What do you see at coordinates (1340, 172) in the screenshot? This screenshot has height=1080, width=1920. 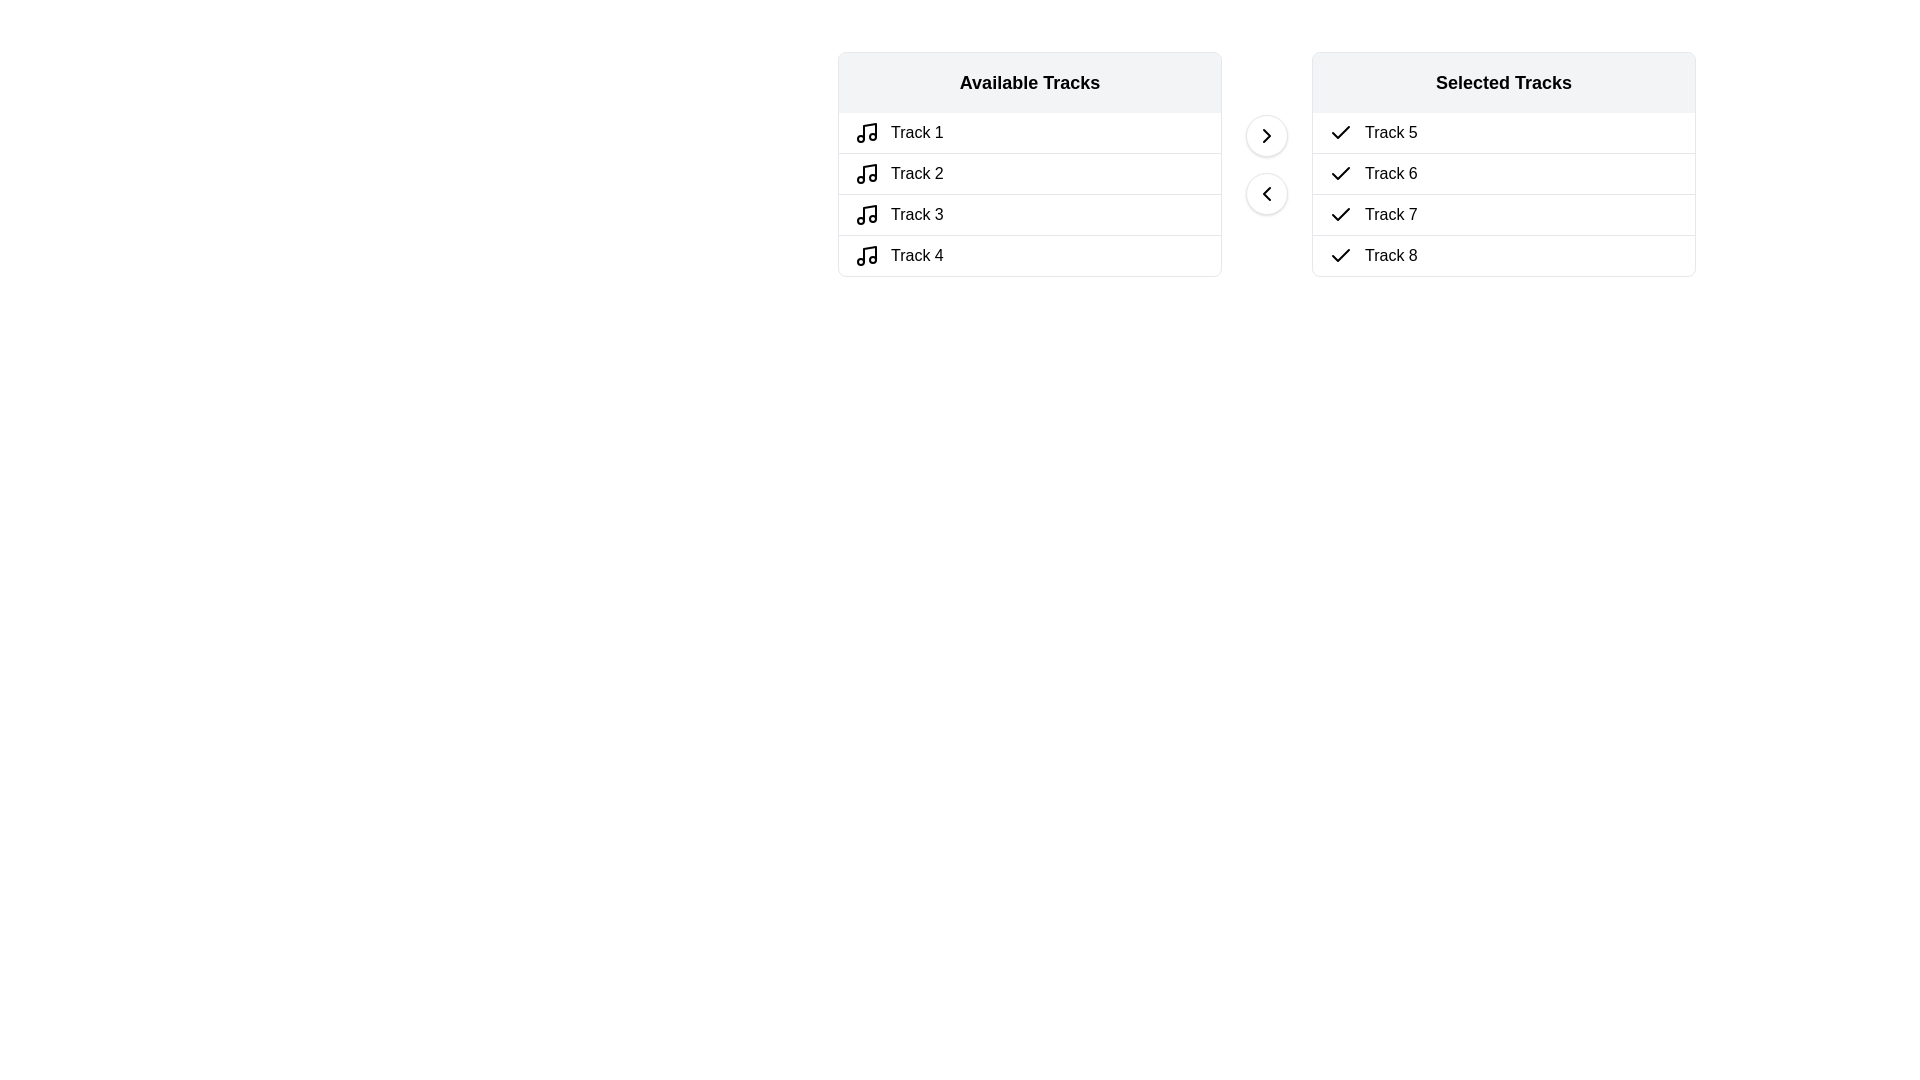 I see `the checkmark icon located slightly to the left of the text 'Track 6' under the 'Selected Tracks' column` at bounding box center [1340, 172].